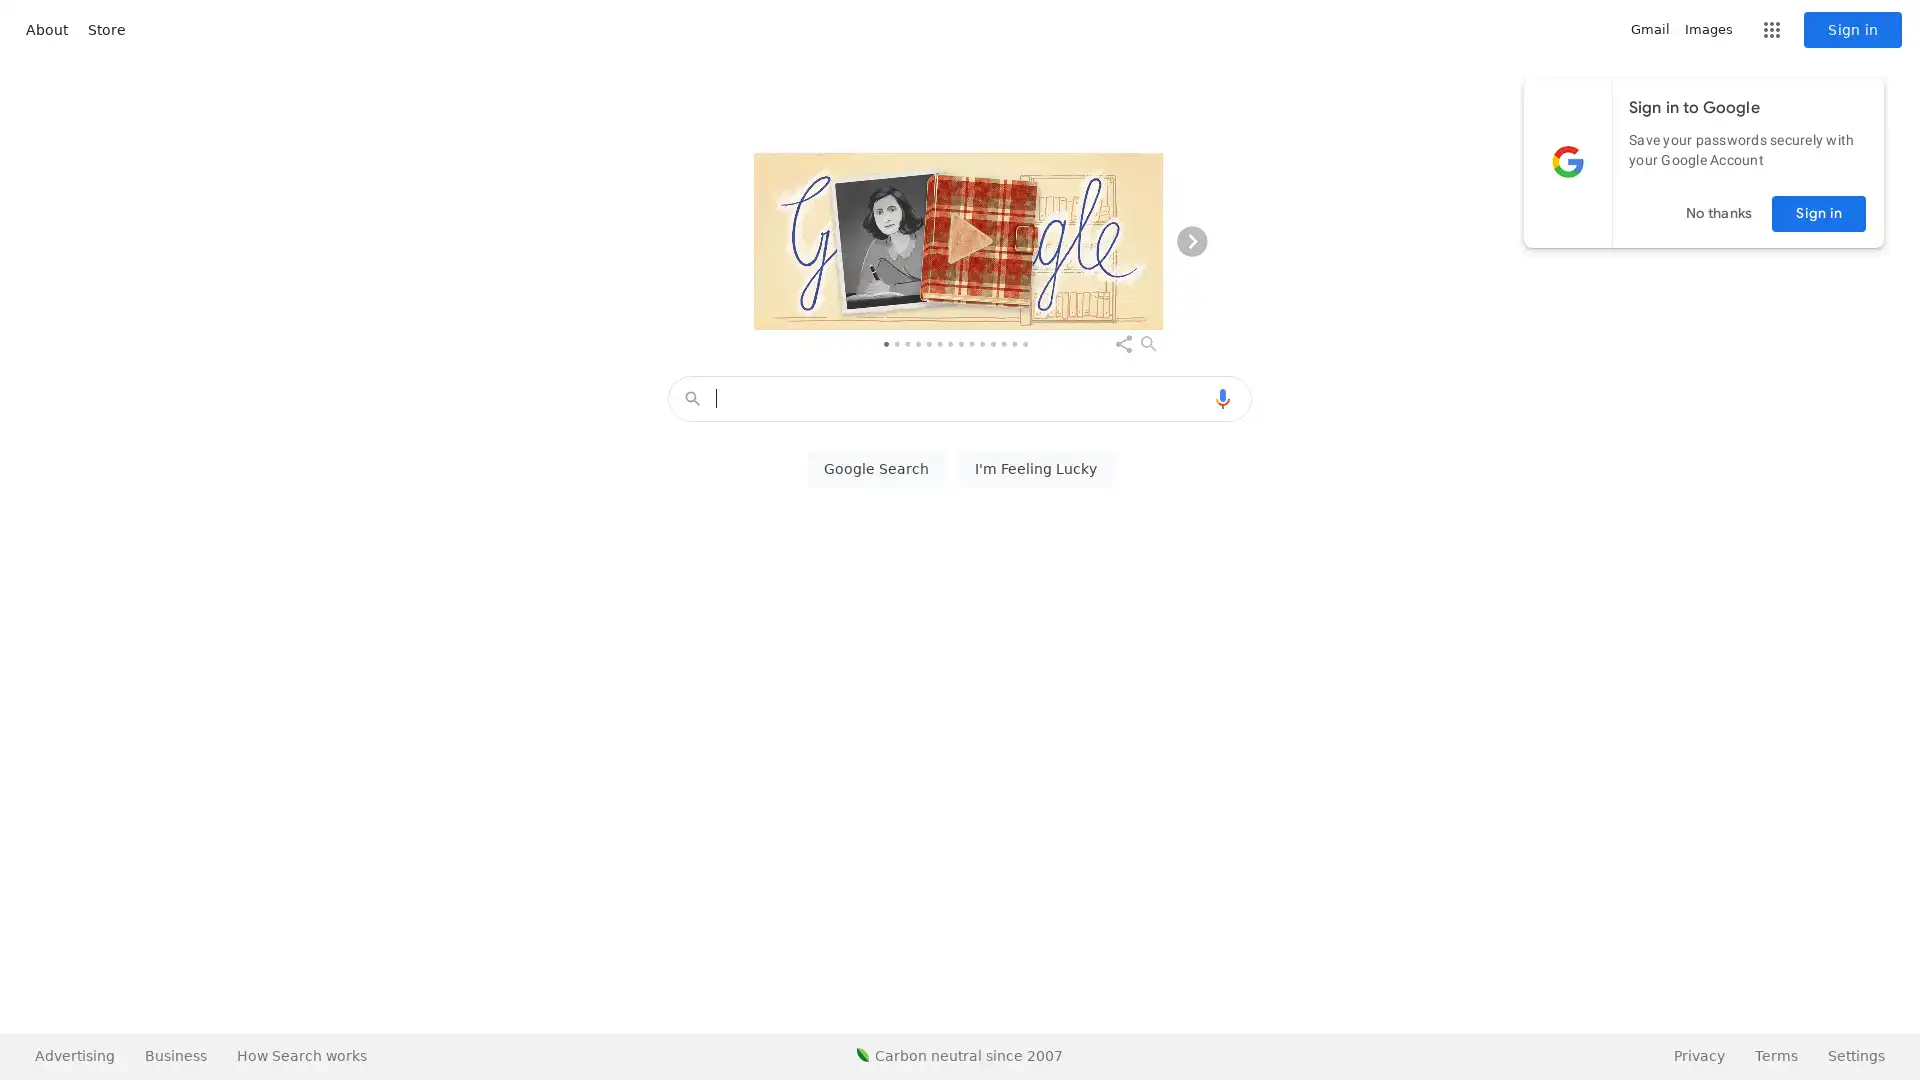 The width and height of the screenshot is (1920, 1080). What do you see at coordinates (1771, 30) in the screenshot?
I see `Google apps` at bounding box center [1771, 30].